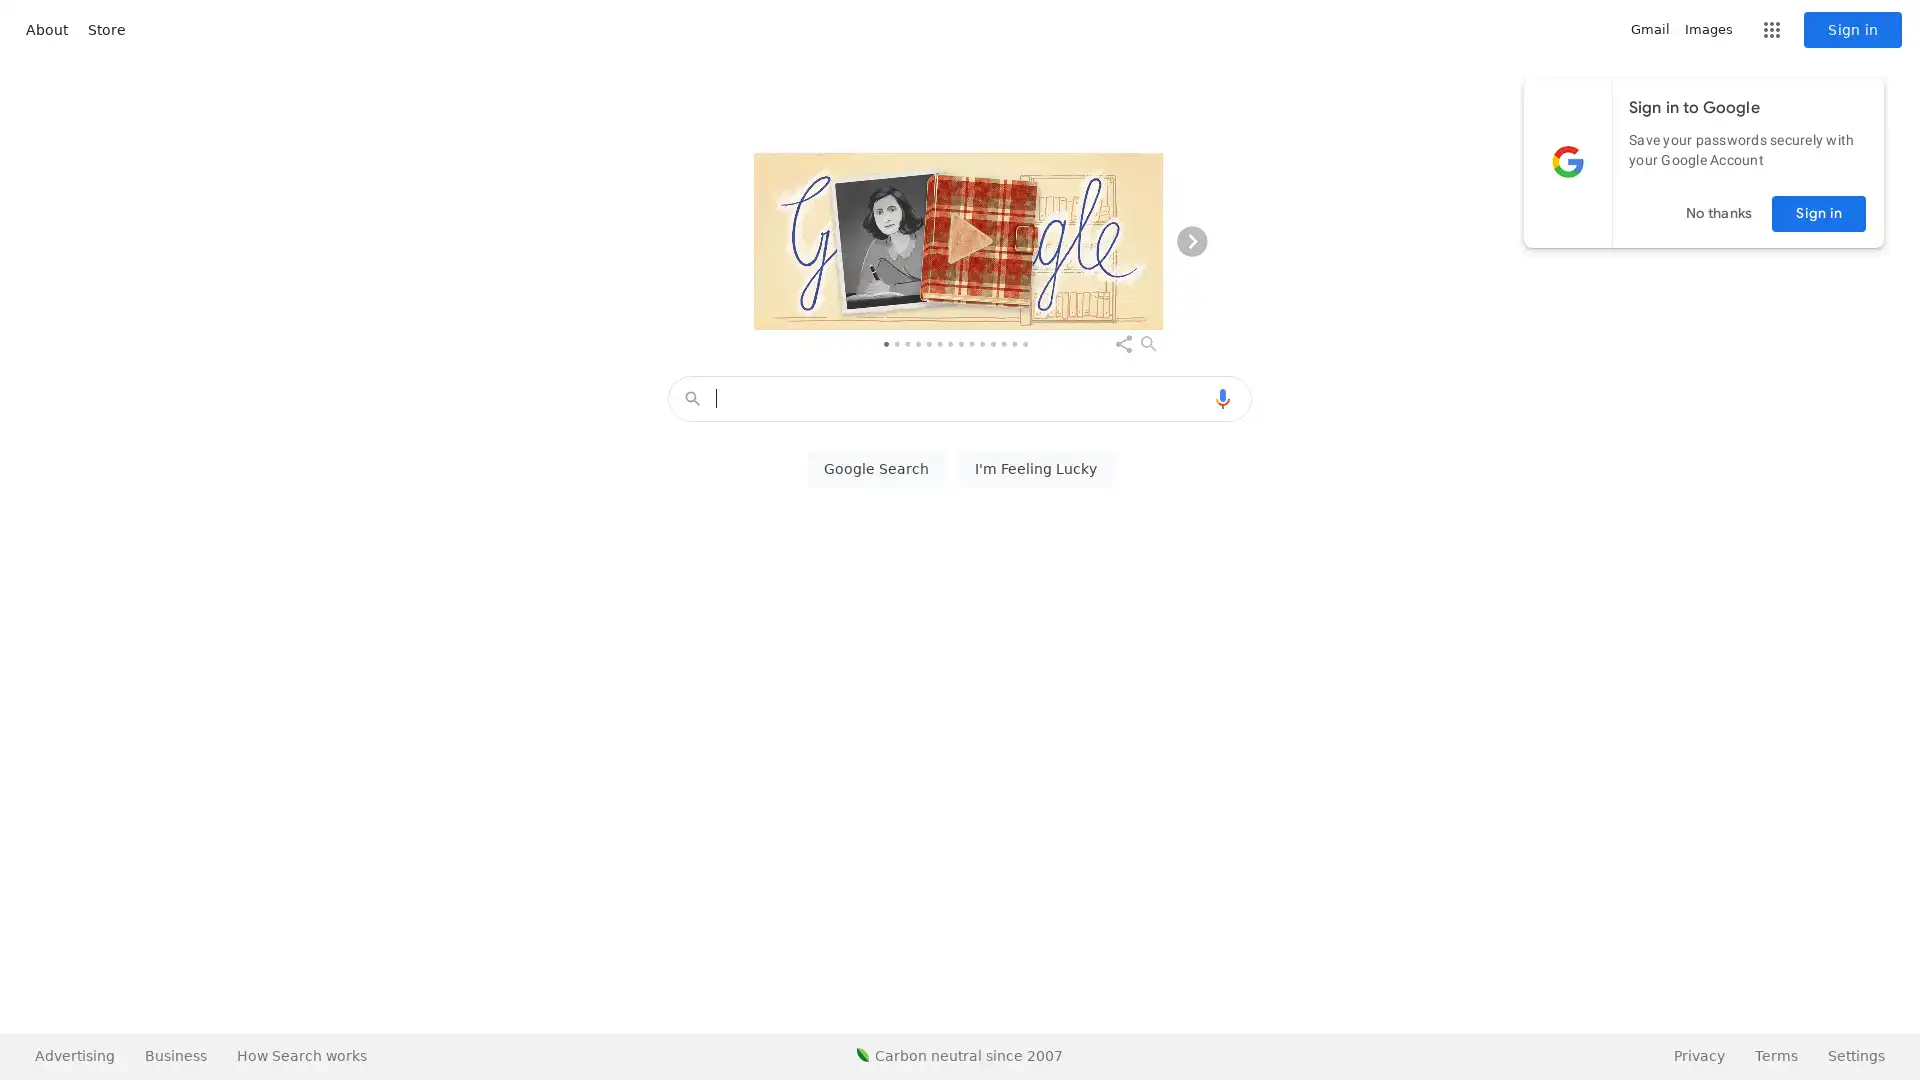 The width and height of the screenshot is (1920, 1080). What do you see at coordinates (1771, 30) in the screenshot?
I see `Google apps` at bounding box center [1771, 30].